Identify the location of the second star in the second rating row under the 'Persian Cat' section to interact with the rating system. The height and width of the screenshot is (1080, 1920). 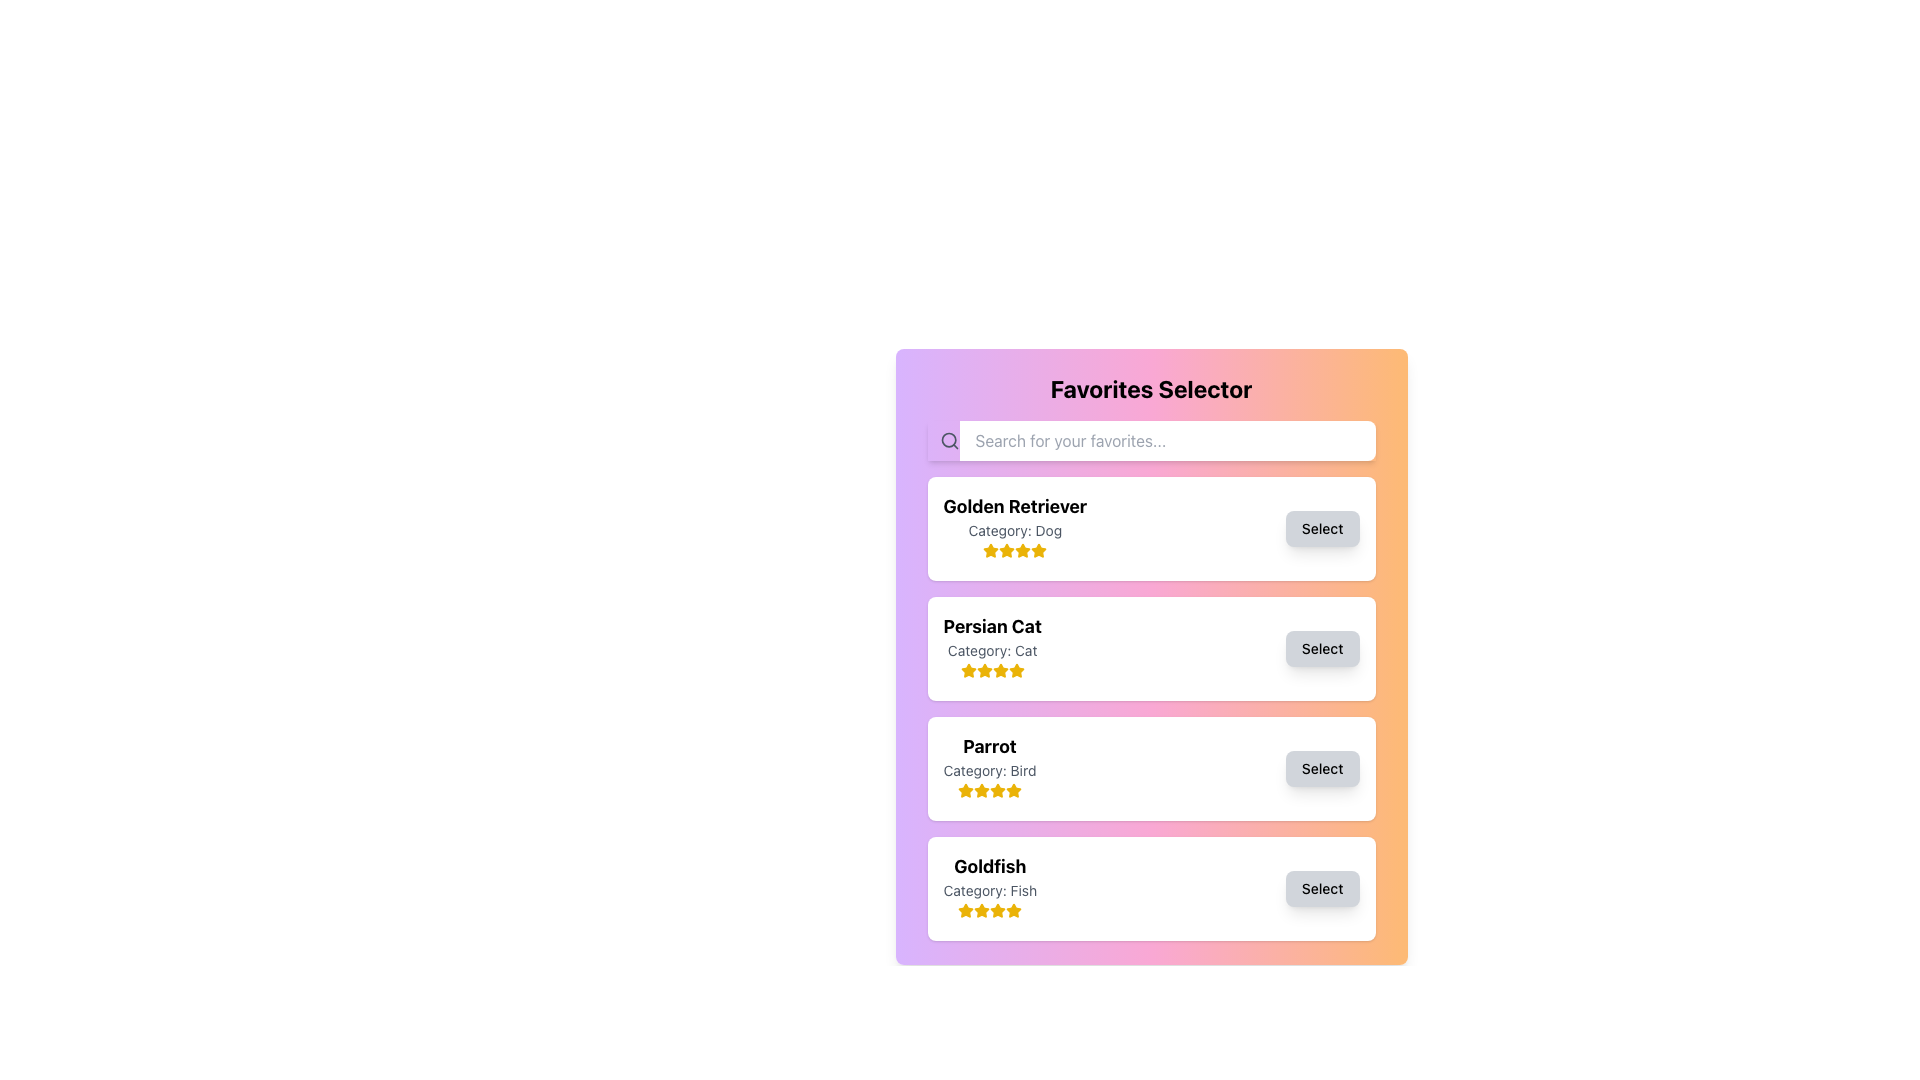
(968, 670).